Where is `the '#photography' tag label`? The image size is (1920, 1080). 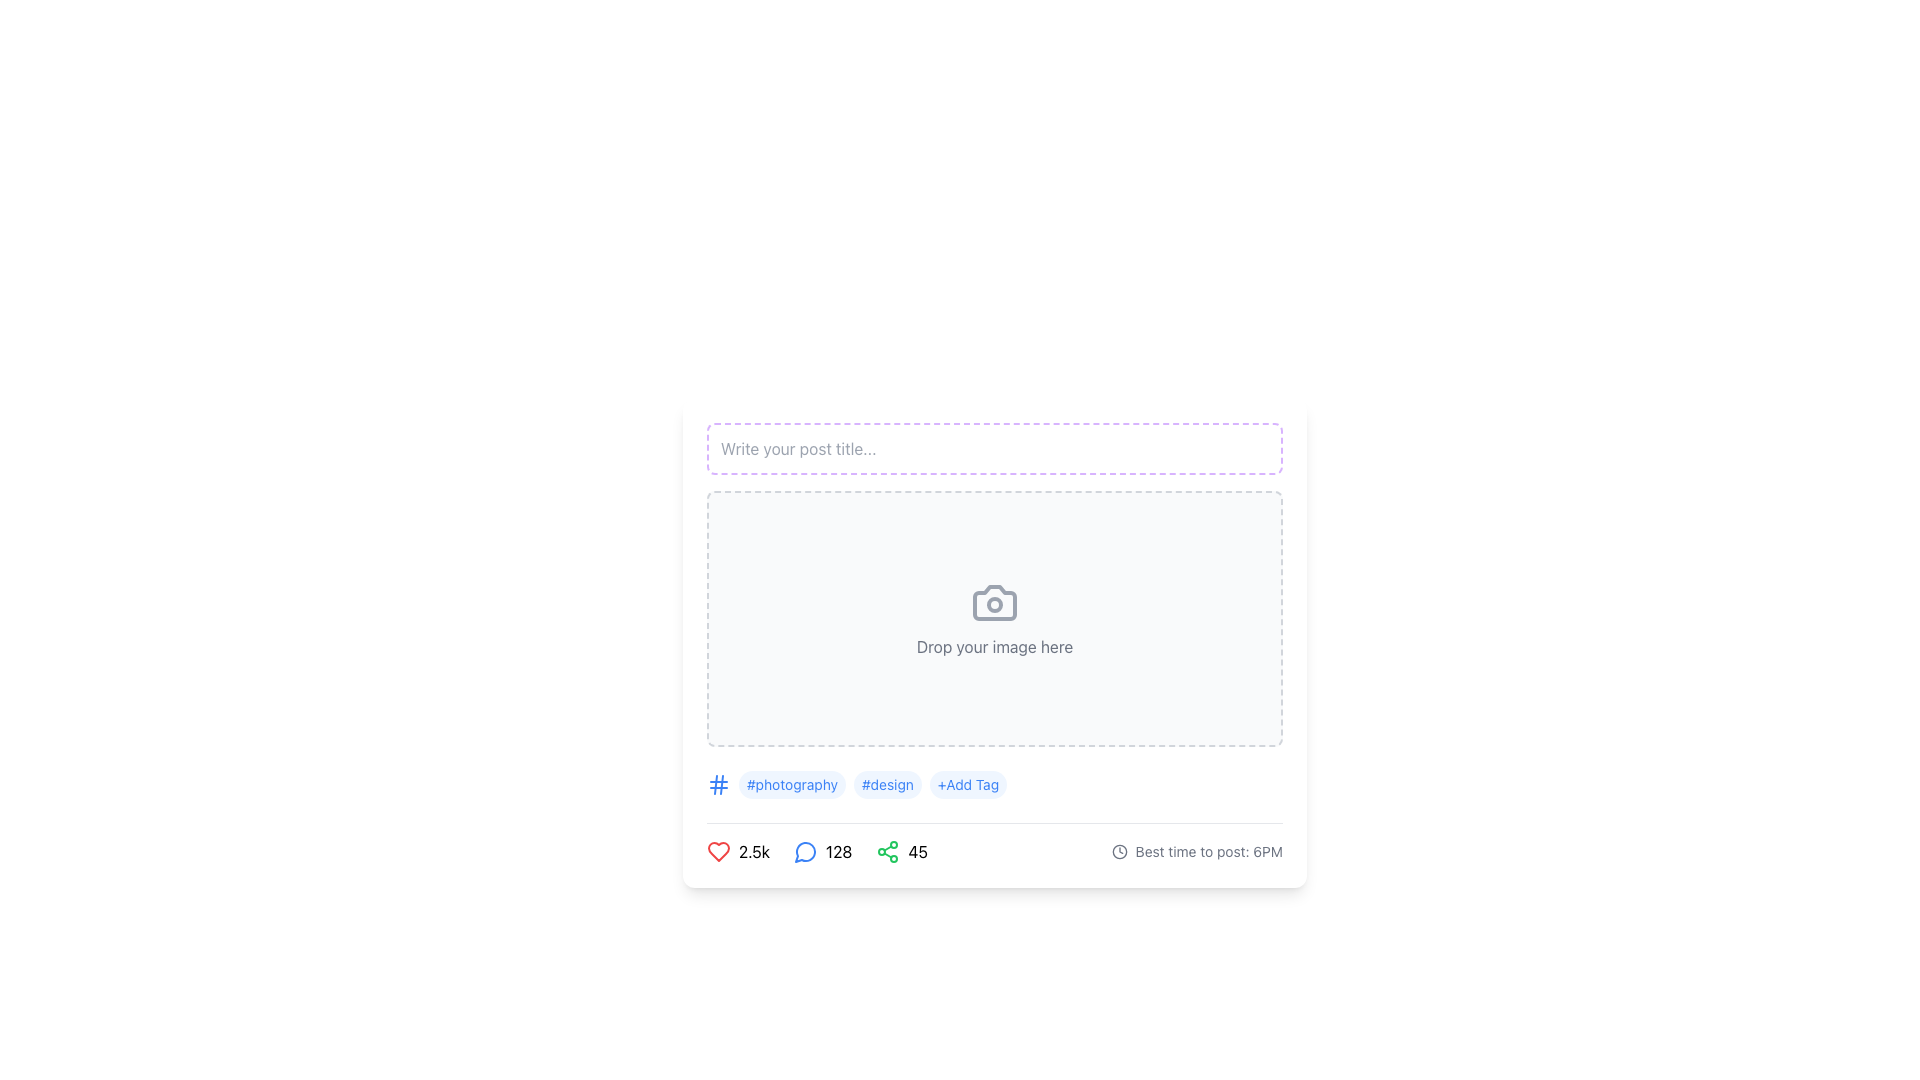
the '#photography' tag label is located at coordinates (791, 784).